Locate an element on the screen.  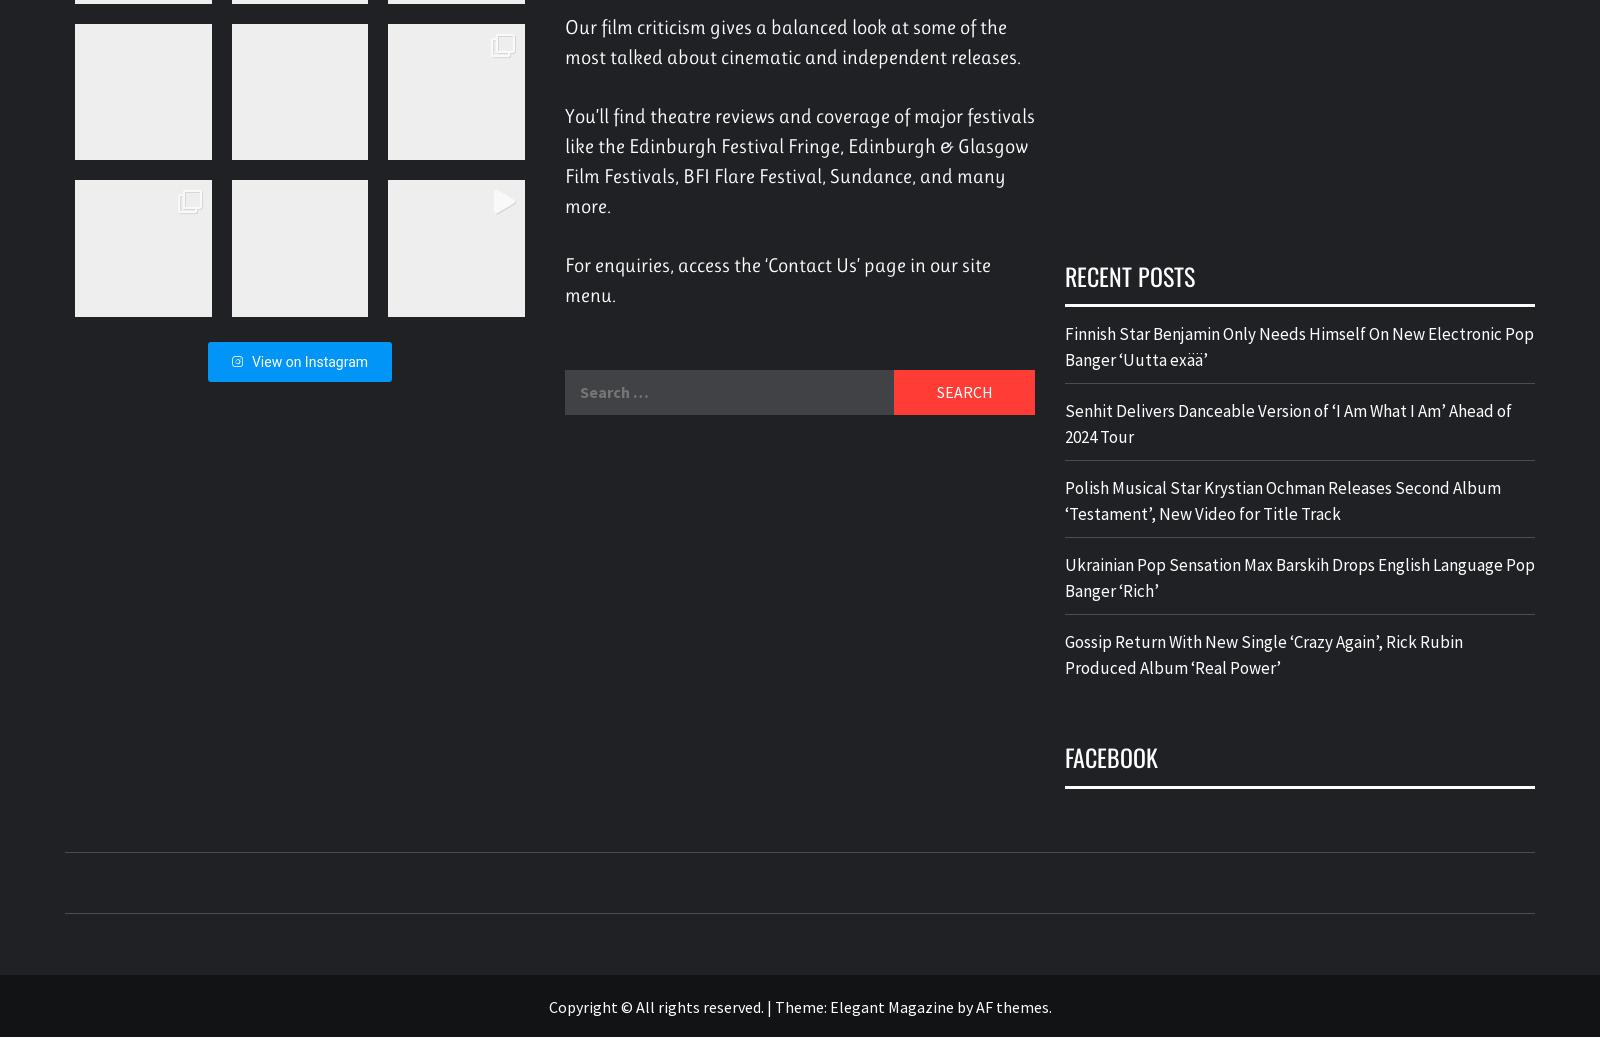
'You’ll find theatre reviews and coverage of major festivals like the Edinburgh Festival Fringe, Edinburgh & Glasgow Film Festivals, BFI Flare Festival, Sundance, and many more.' is located at coordinates (800, 159).